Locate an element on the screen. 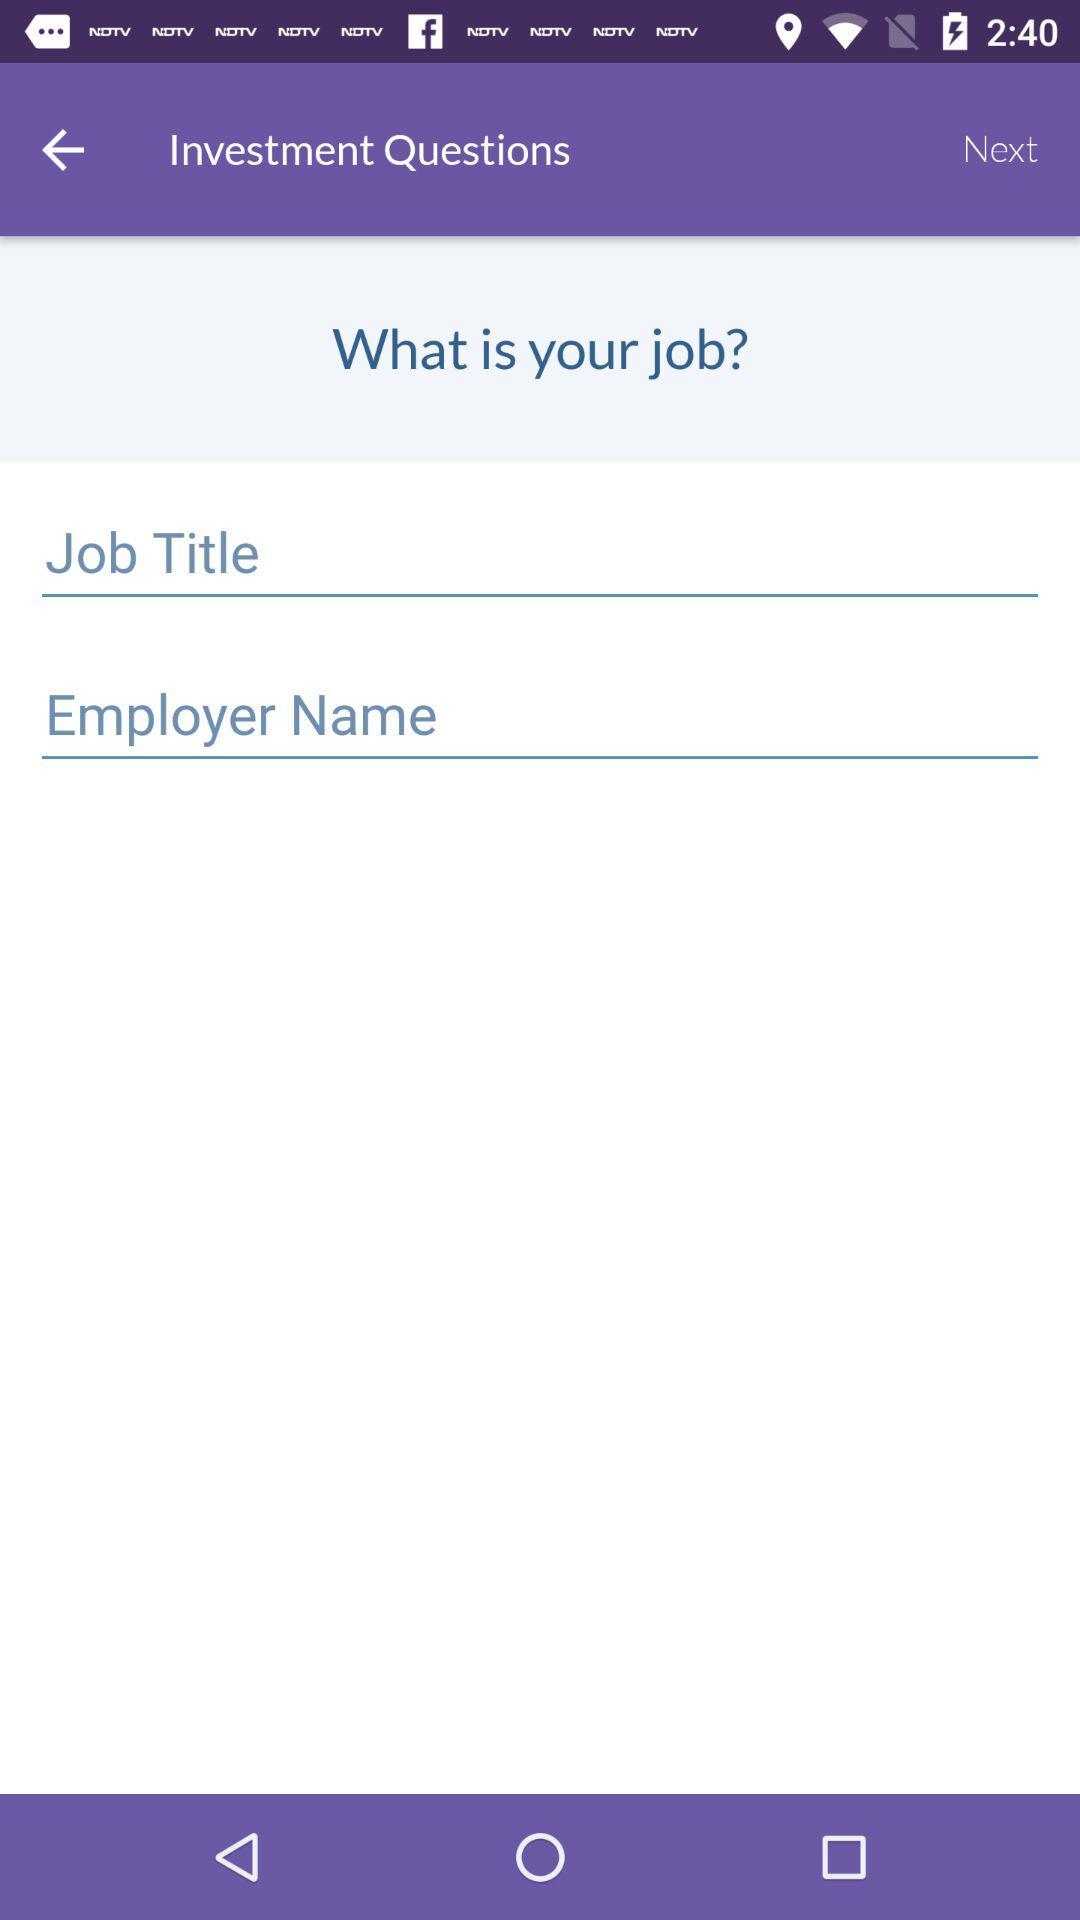 This screenshot has width=1080, height=1920. name is located at coordinates (540, 718).